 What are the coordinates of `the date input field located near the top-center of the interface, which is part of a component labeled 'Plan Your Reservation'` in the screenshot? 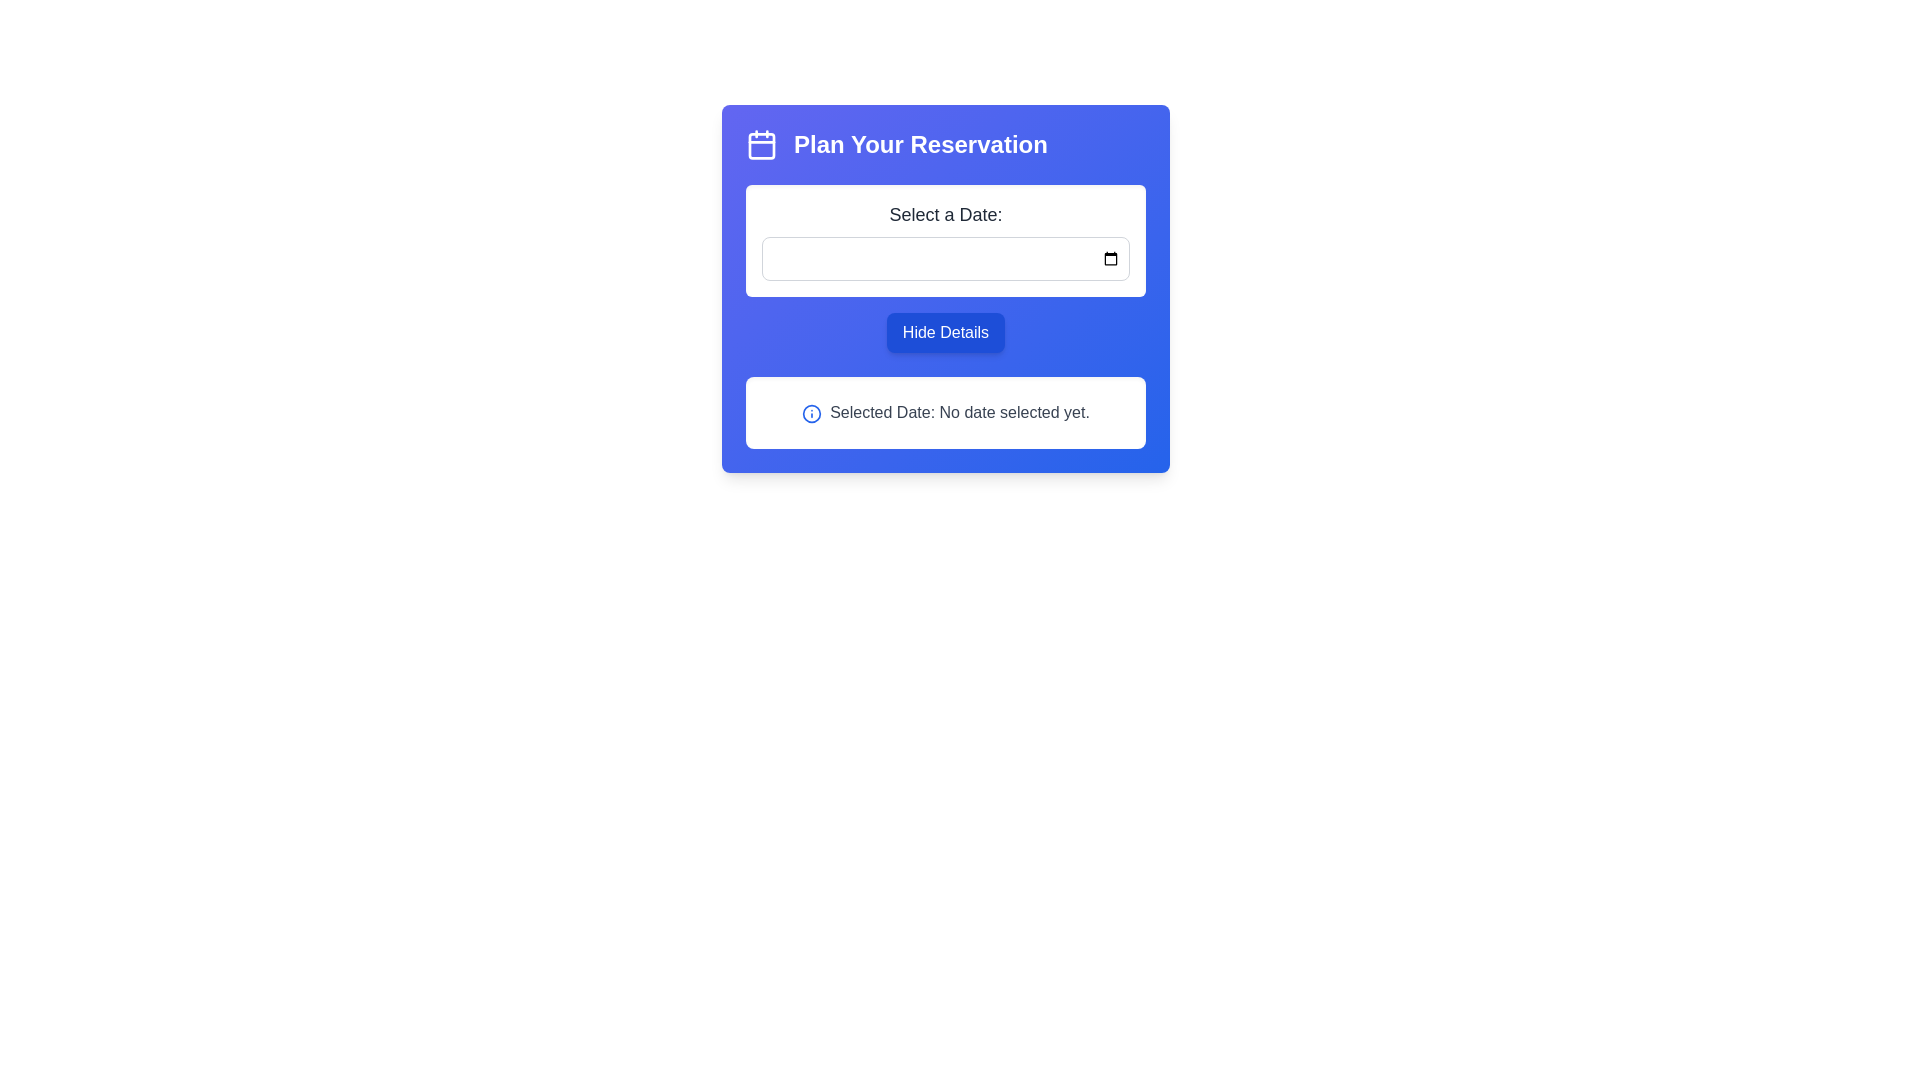 It's located at (944, 239).